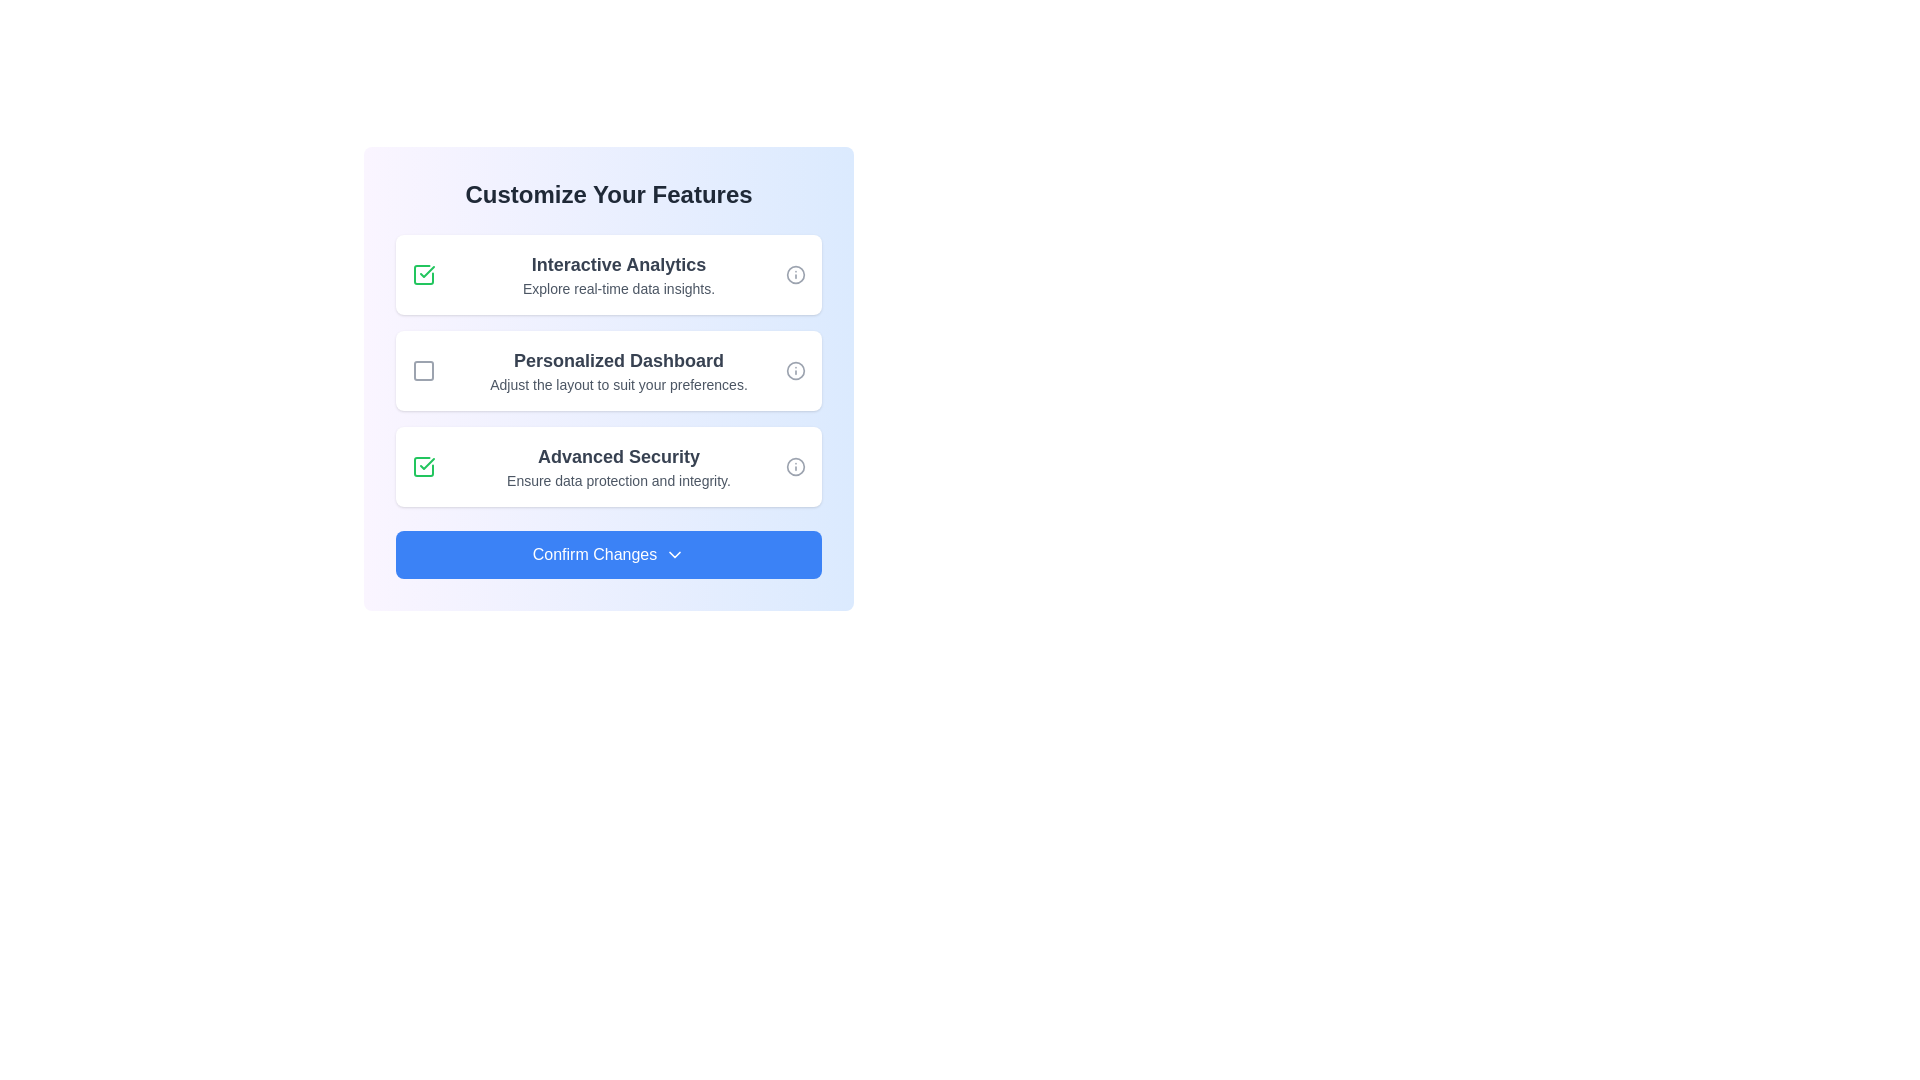 Image resolution: width=1920 pixels, height=1080 pixels. What do you see at coordinates (422, 466) in the screenshot?
I see `the checkbox for 'Advanced Security'` at bounding box center [422, 466].